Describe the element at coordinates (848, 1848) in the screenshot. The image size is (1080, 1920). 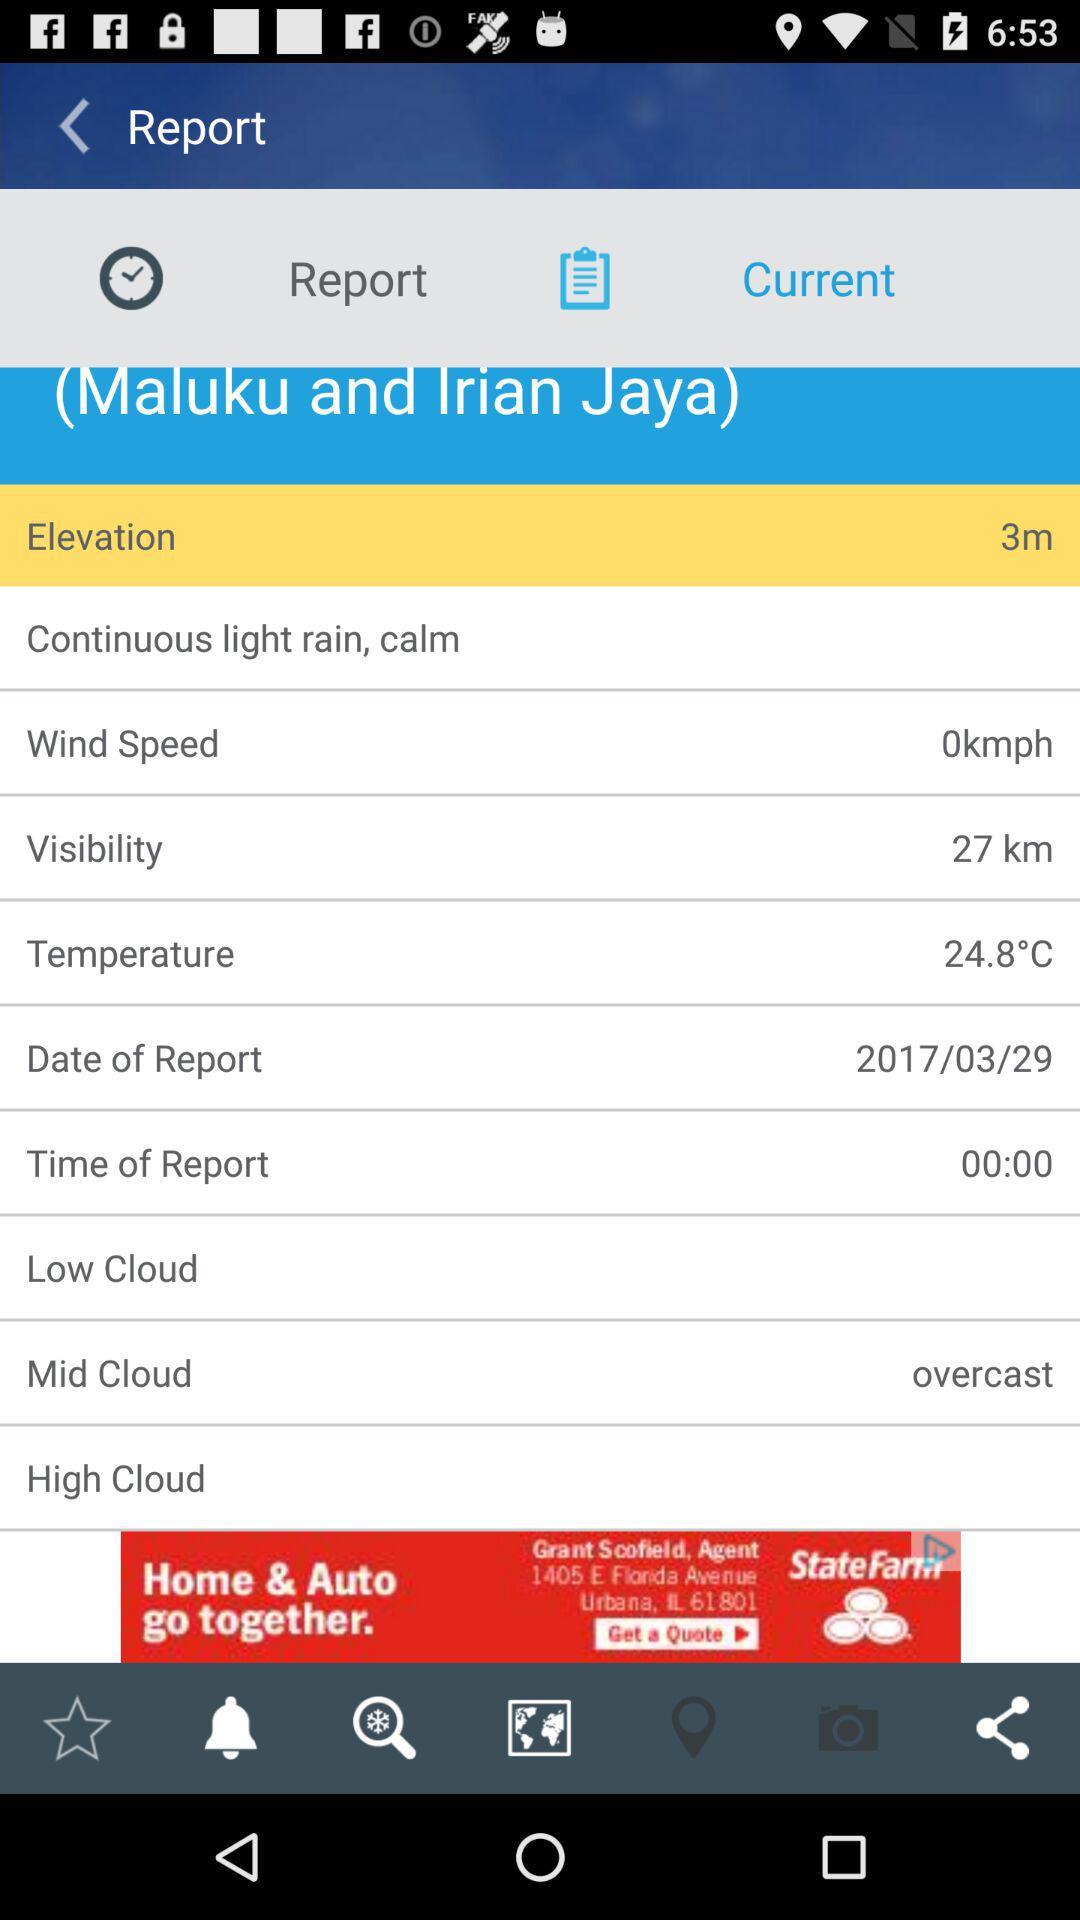
I see `the photo icon` at that location.